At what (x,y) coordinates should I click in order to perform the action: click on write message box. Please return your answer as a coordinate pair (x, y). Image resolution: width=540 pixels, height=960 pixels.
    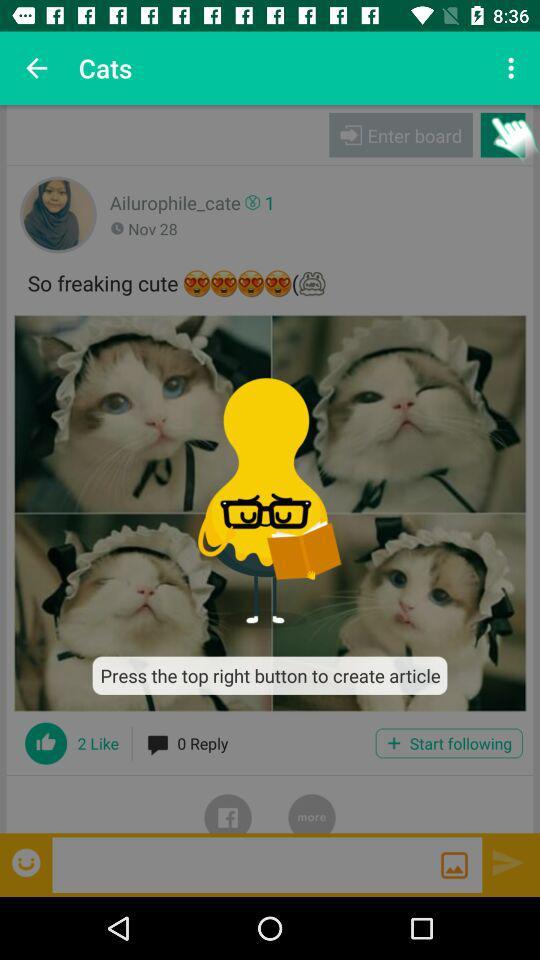
    Looking at the image, I should click on (246, 863).